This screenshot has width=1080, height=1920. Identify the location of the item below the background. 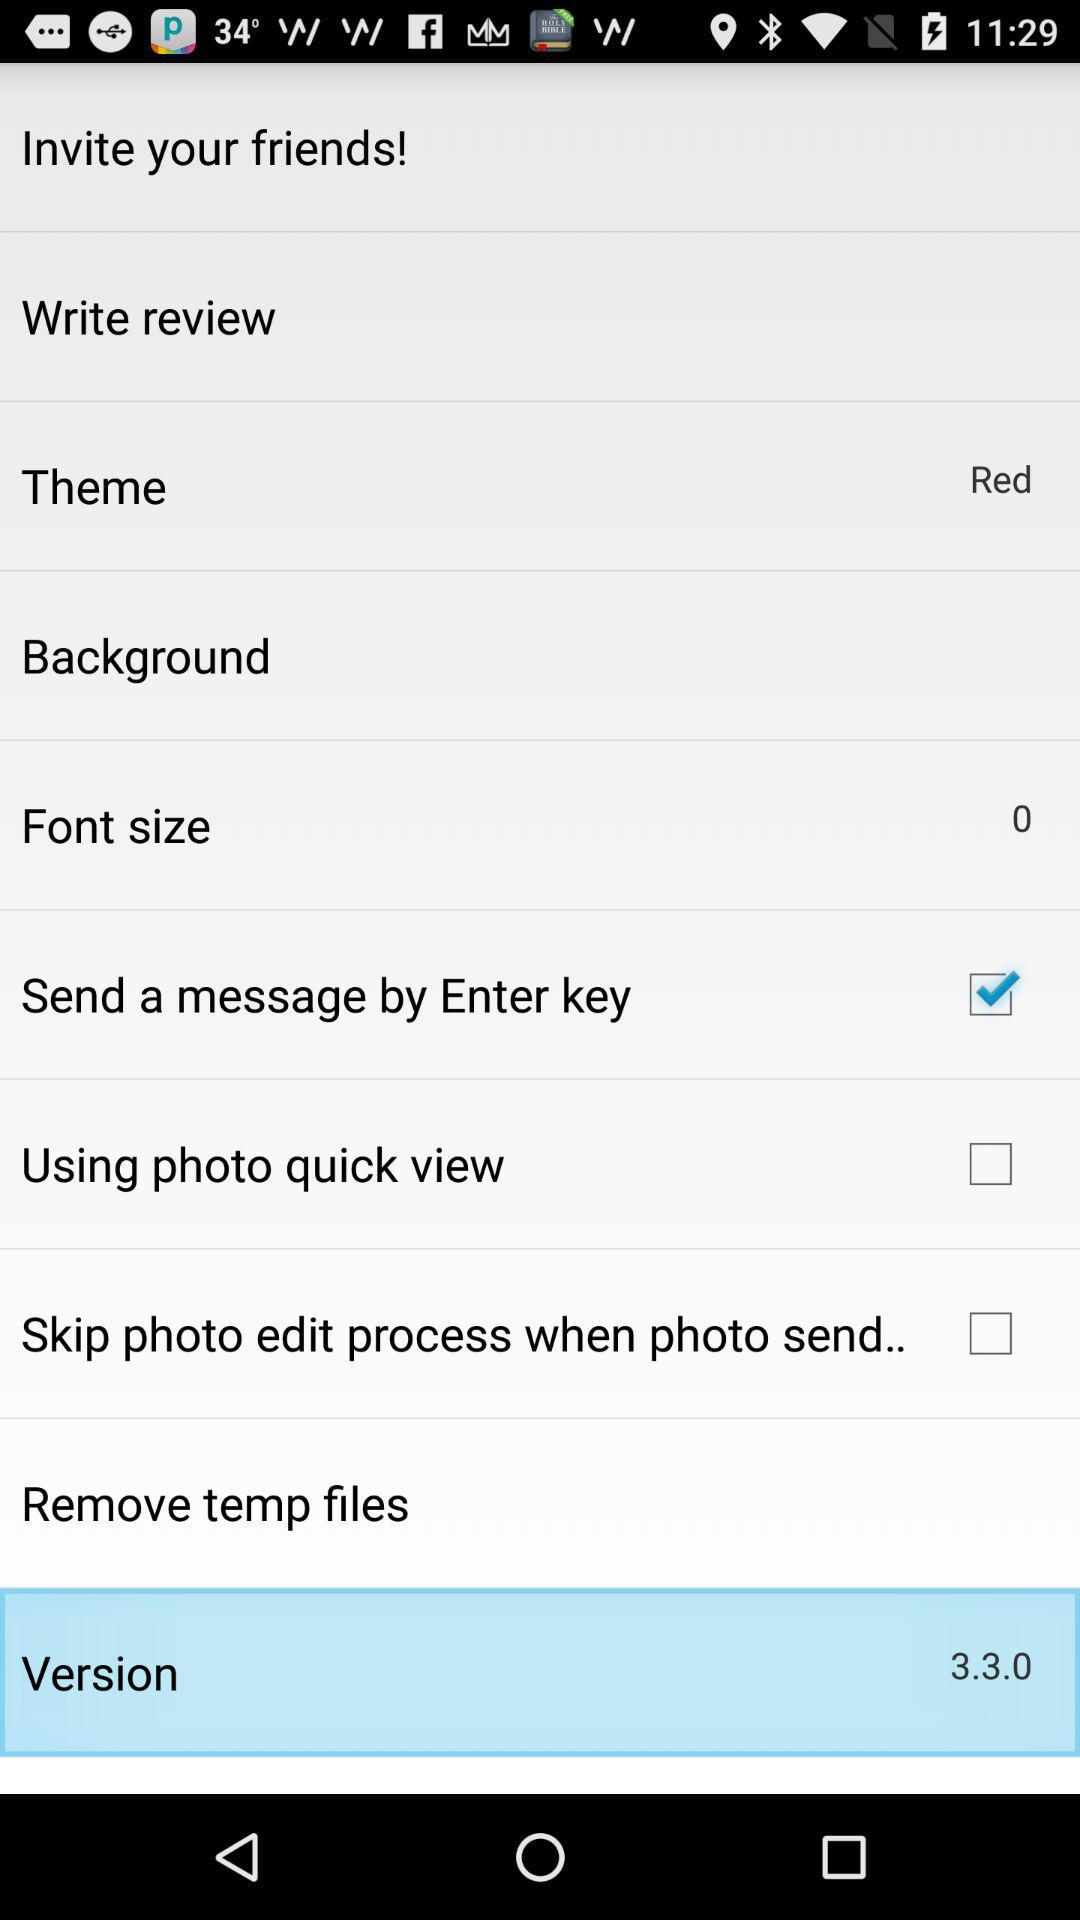
(115, 824).